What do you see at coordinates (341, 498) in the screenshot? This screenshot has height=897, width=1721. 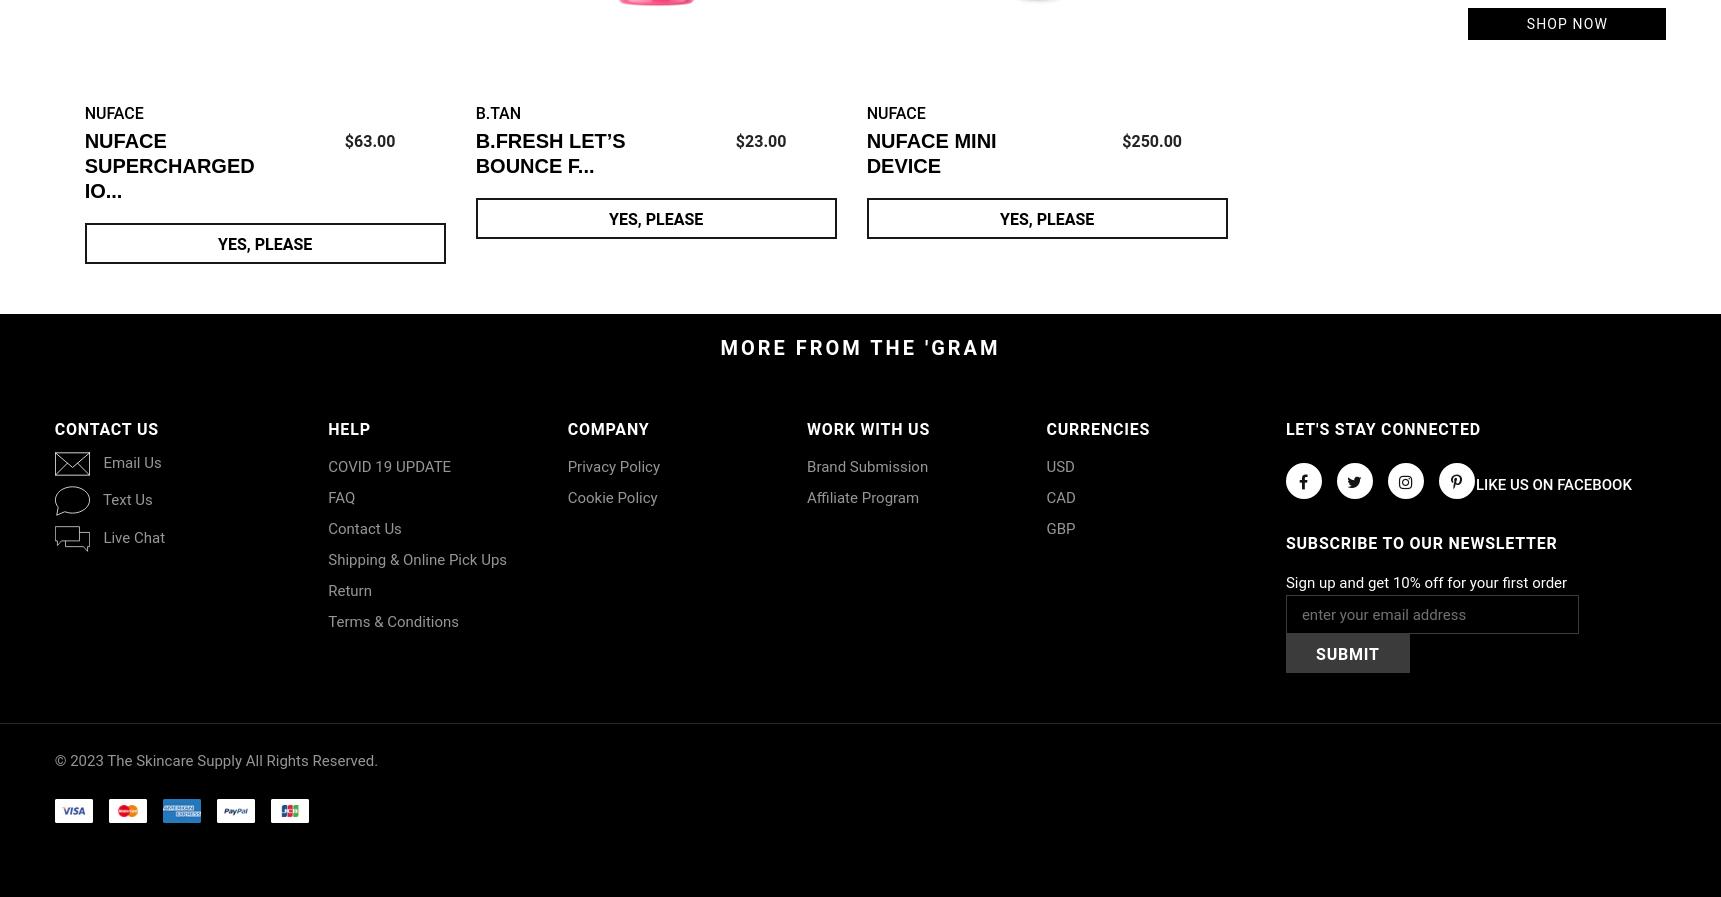 I see `'FAQ'` at bounding box center [341, 498].